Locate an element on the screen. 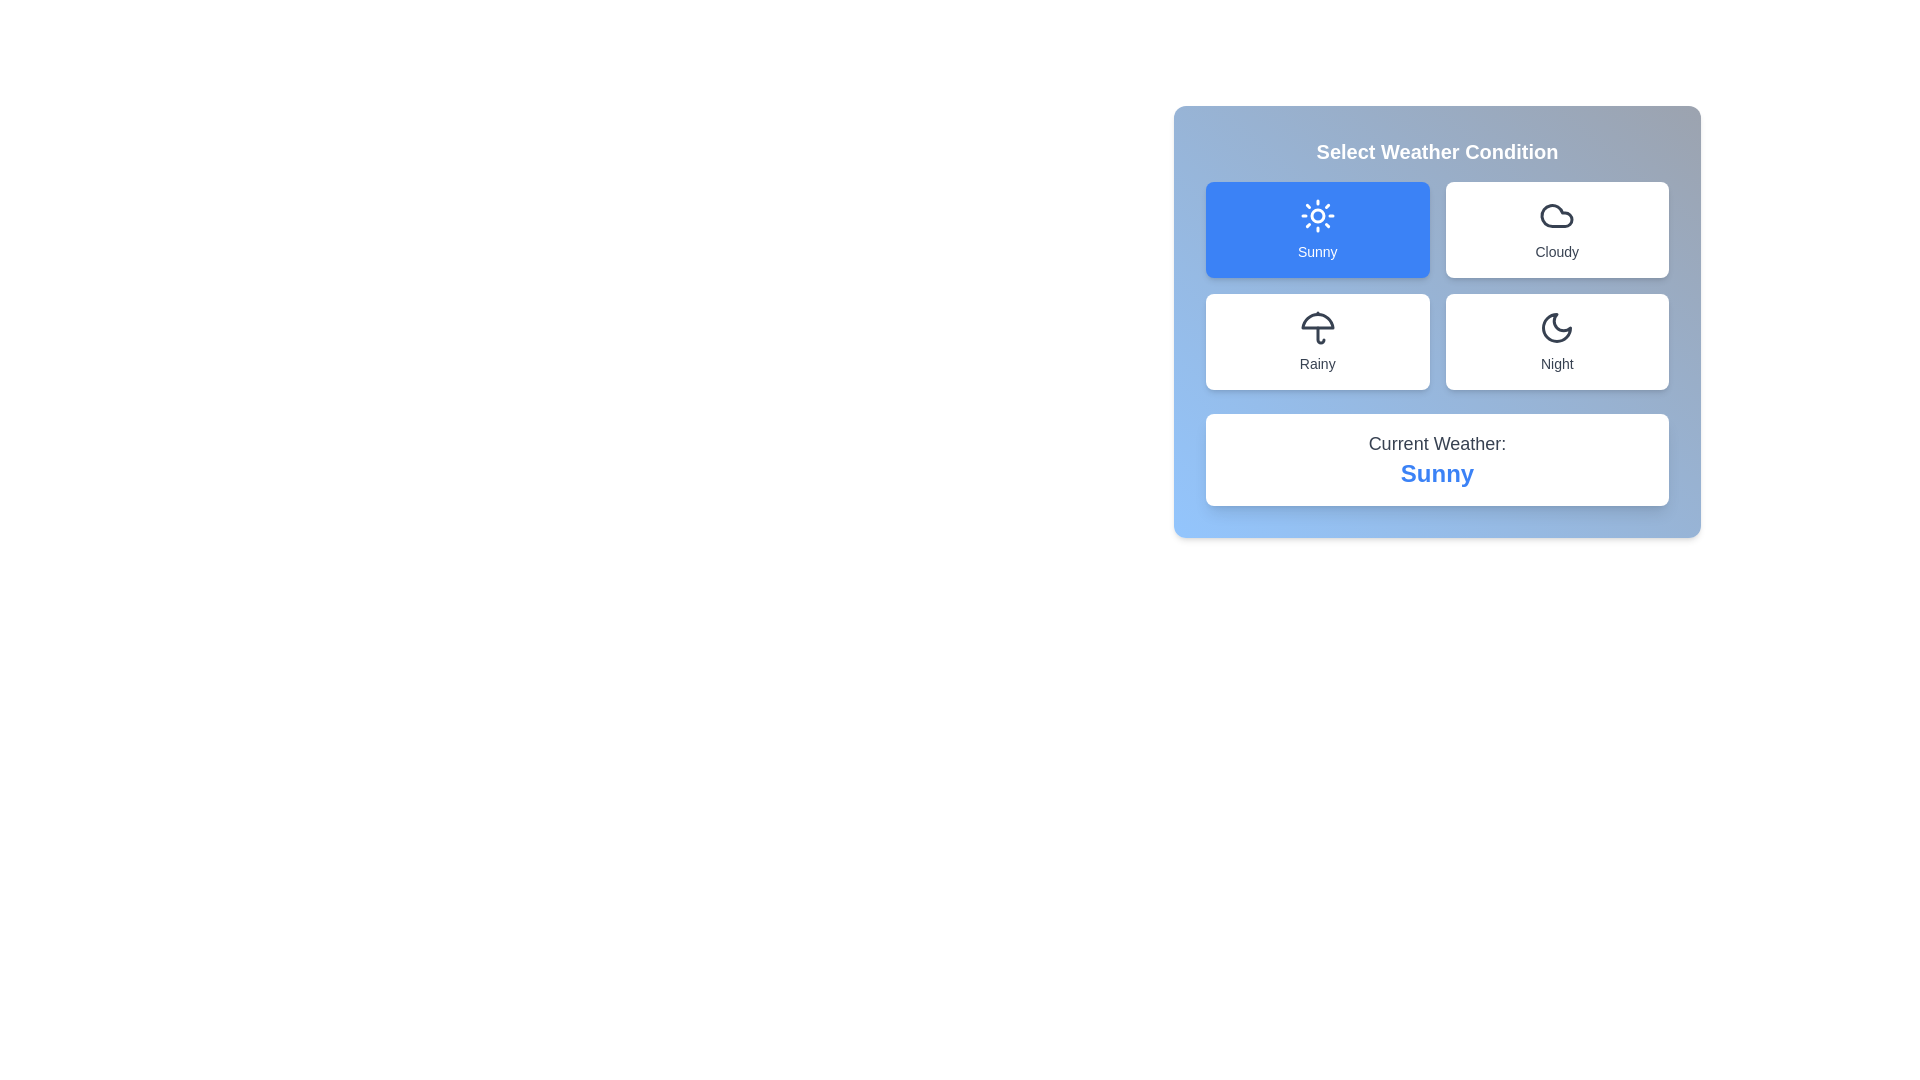  the weather condition Sunny by clicking the corresponding button is located at coordinates (1317, 229).